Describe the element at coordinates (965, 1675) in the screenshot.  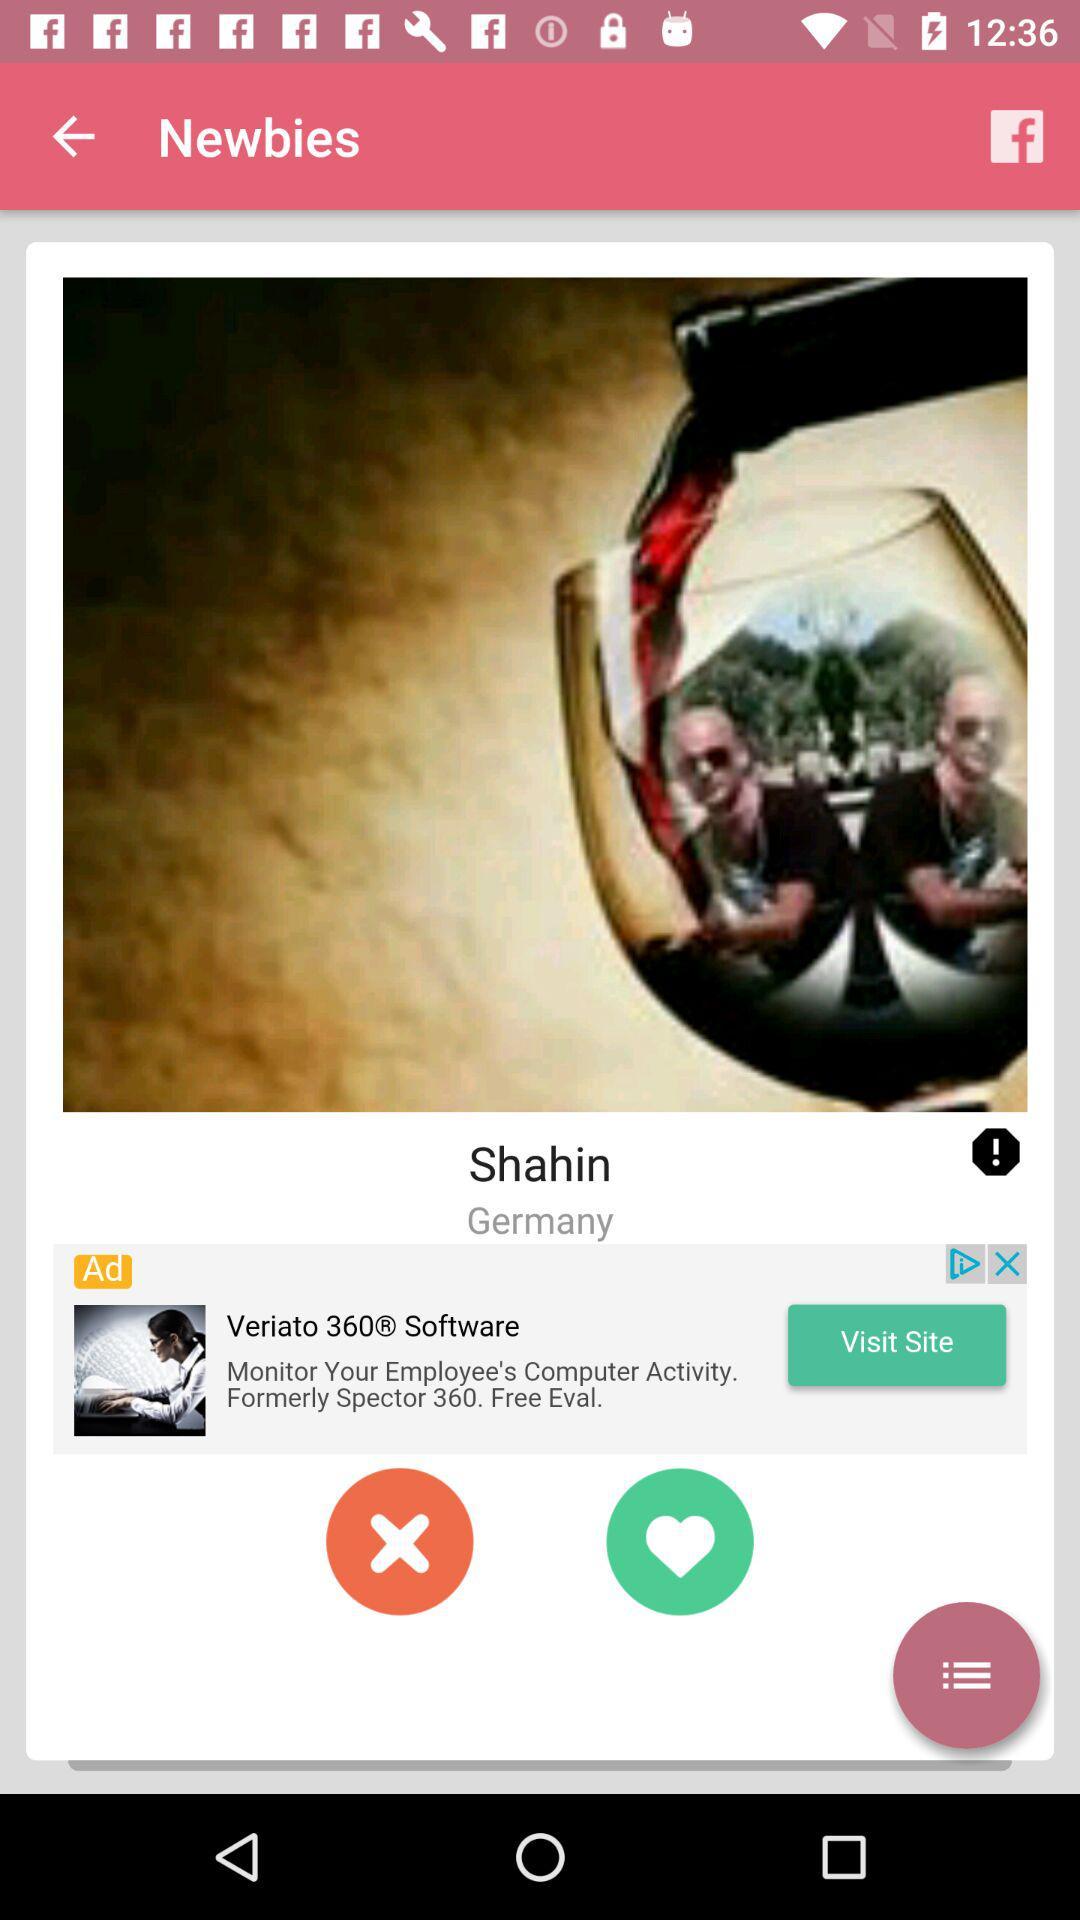
I see `menu` at that location.